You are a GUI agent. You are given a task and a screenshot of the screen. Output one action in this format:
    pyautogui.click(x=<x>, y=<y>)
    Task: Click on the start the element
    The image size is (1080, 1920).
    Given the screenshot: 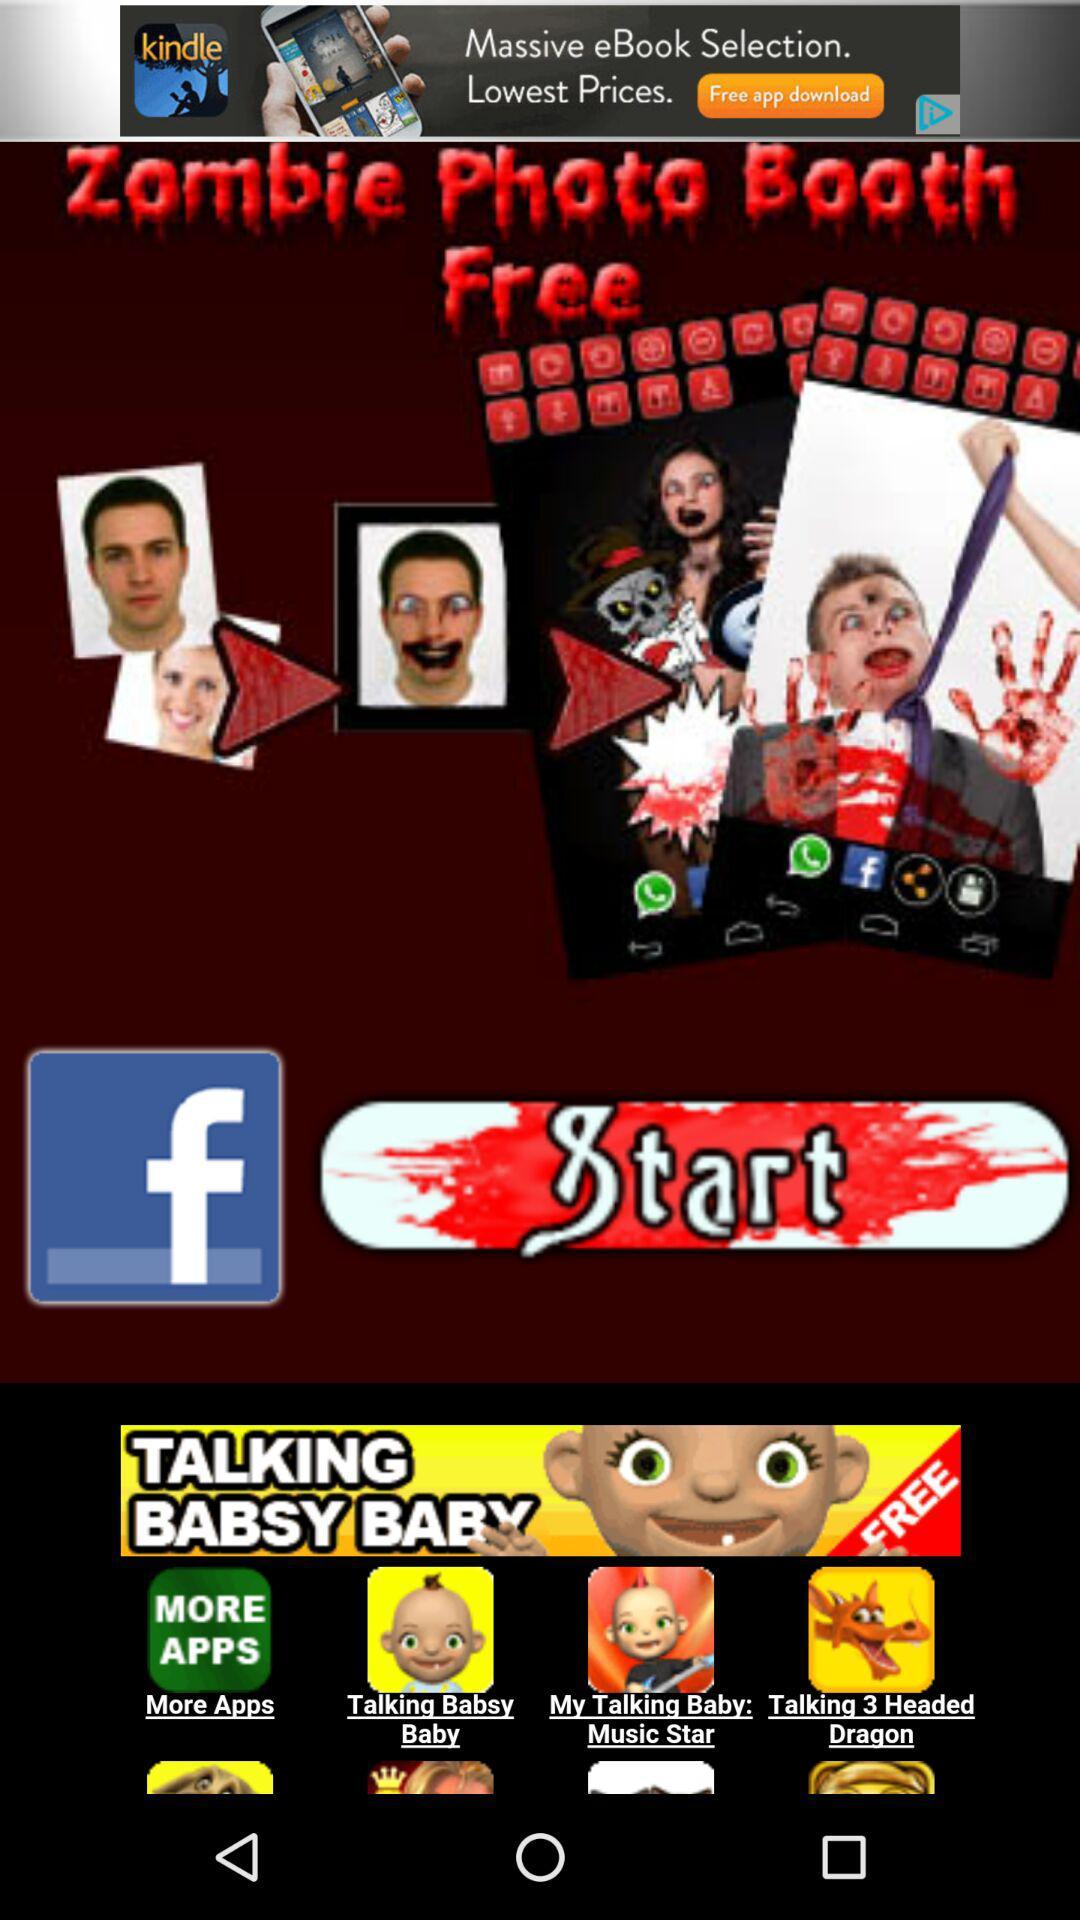 What is the action you would take?
    pyautogui.click(x=693, y=1177)
    